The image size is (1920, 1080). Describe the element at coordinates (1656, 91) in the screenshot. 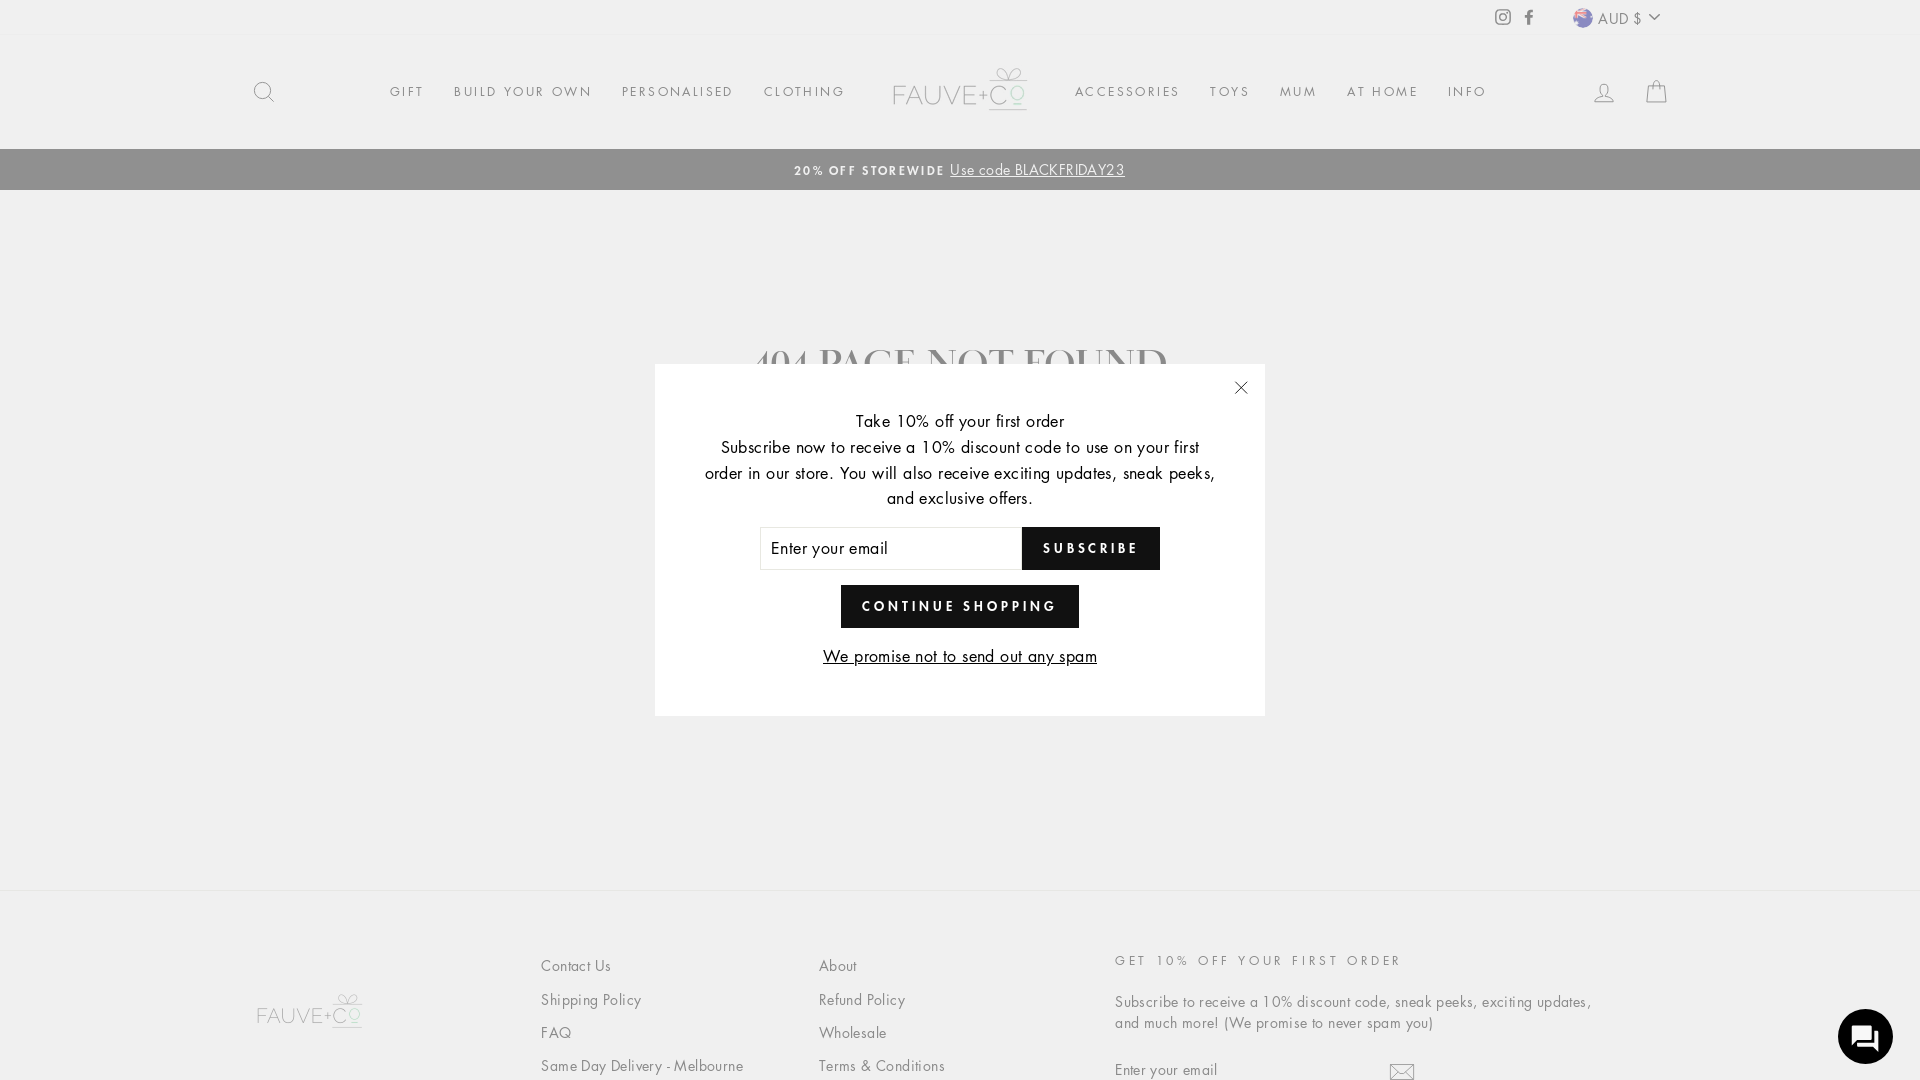

I see `'CART'` at that location.